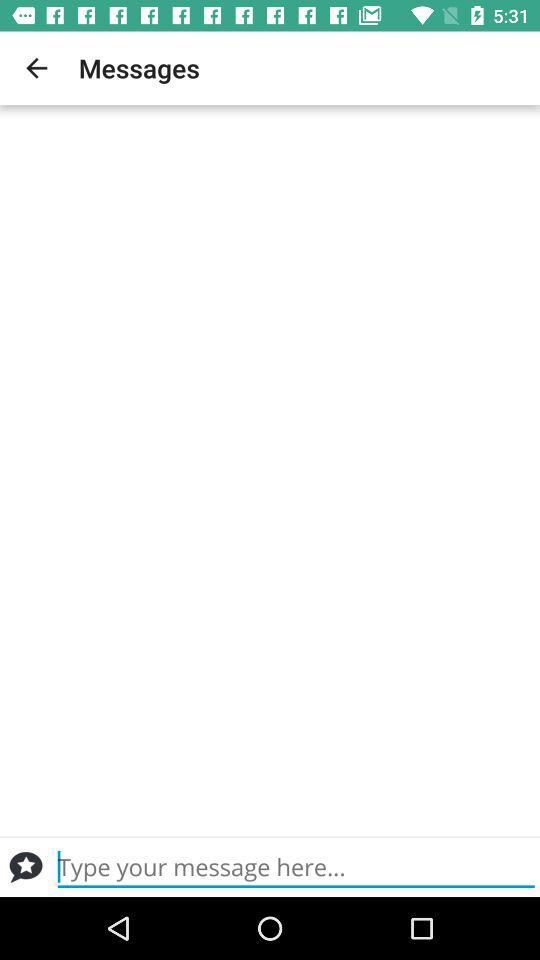 The width and height of the screenshot is (540, 960). I want to click on item at the bottom left corner, so click(25, 866).